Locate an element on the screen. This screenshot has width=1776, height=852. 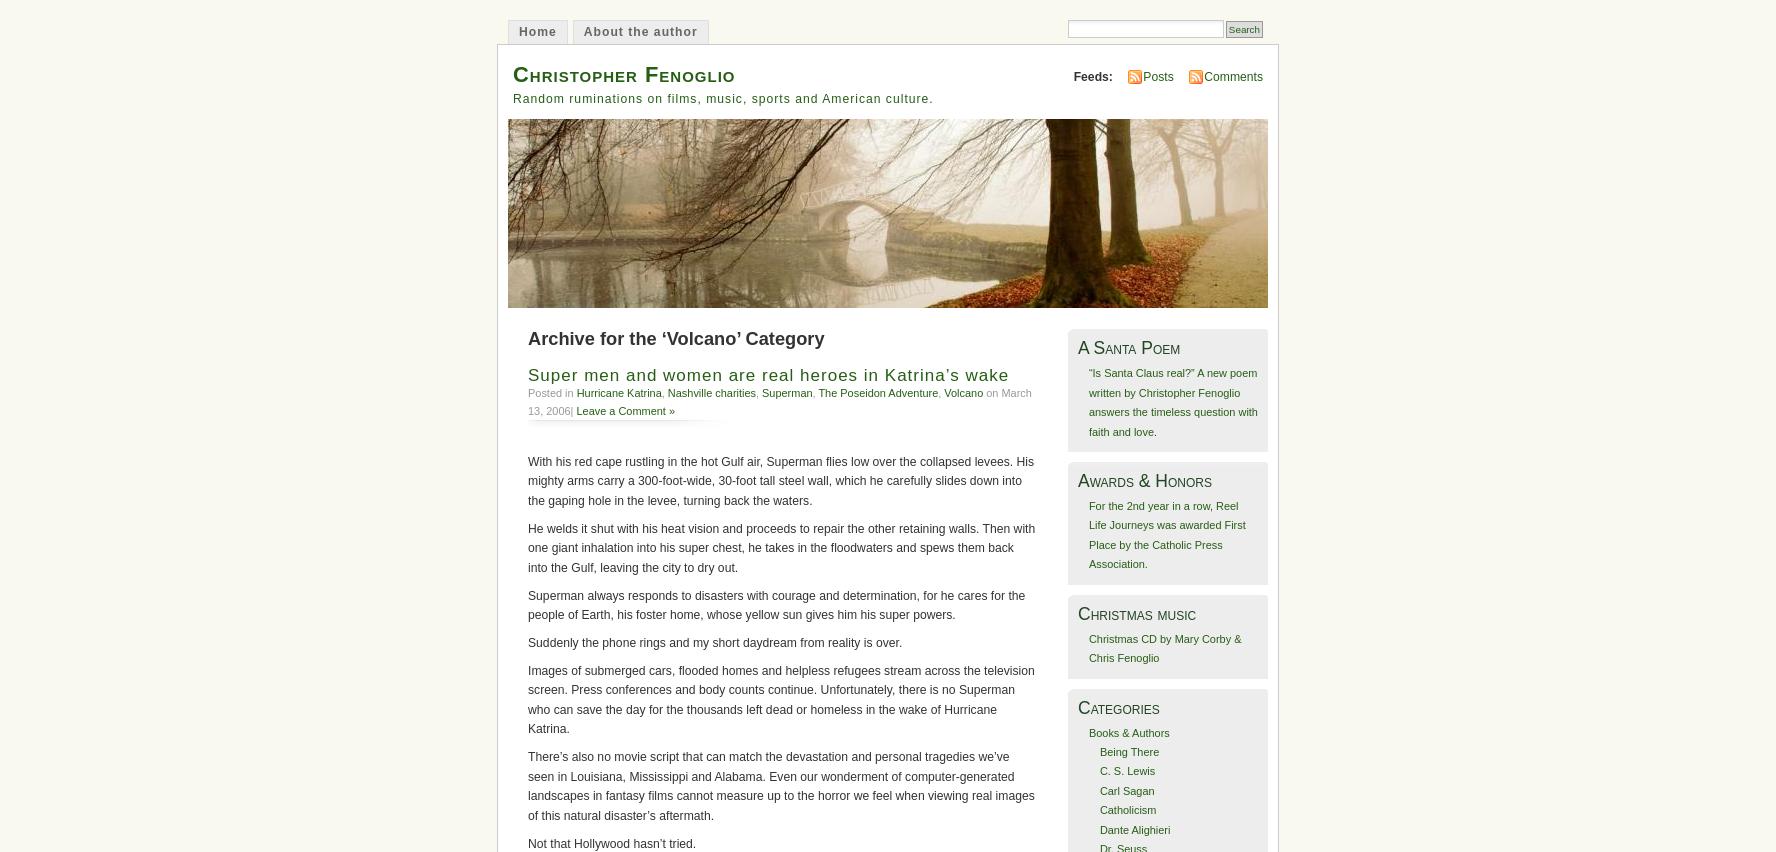
'Books & Authors' is located at coordinates (1128, 731).